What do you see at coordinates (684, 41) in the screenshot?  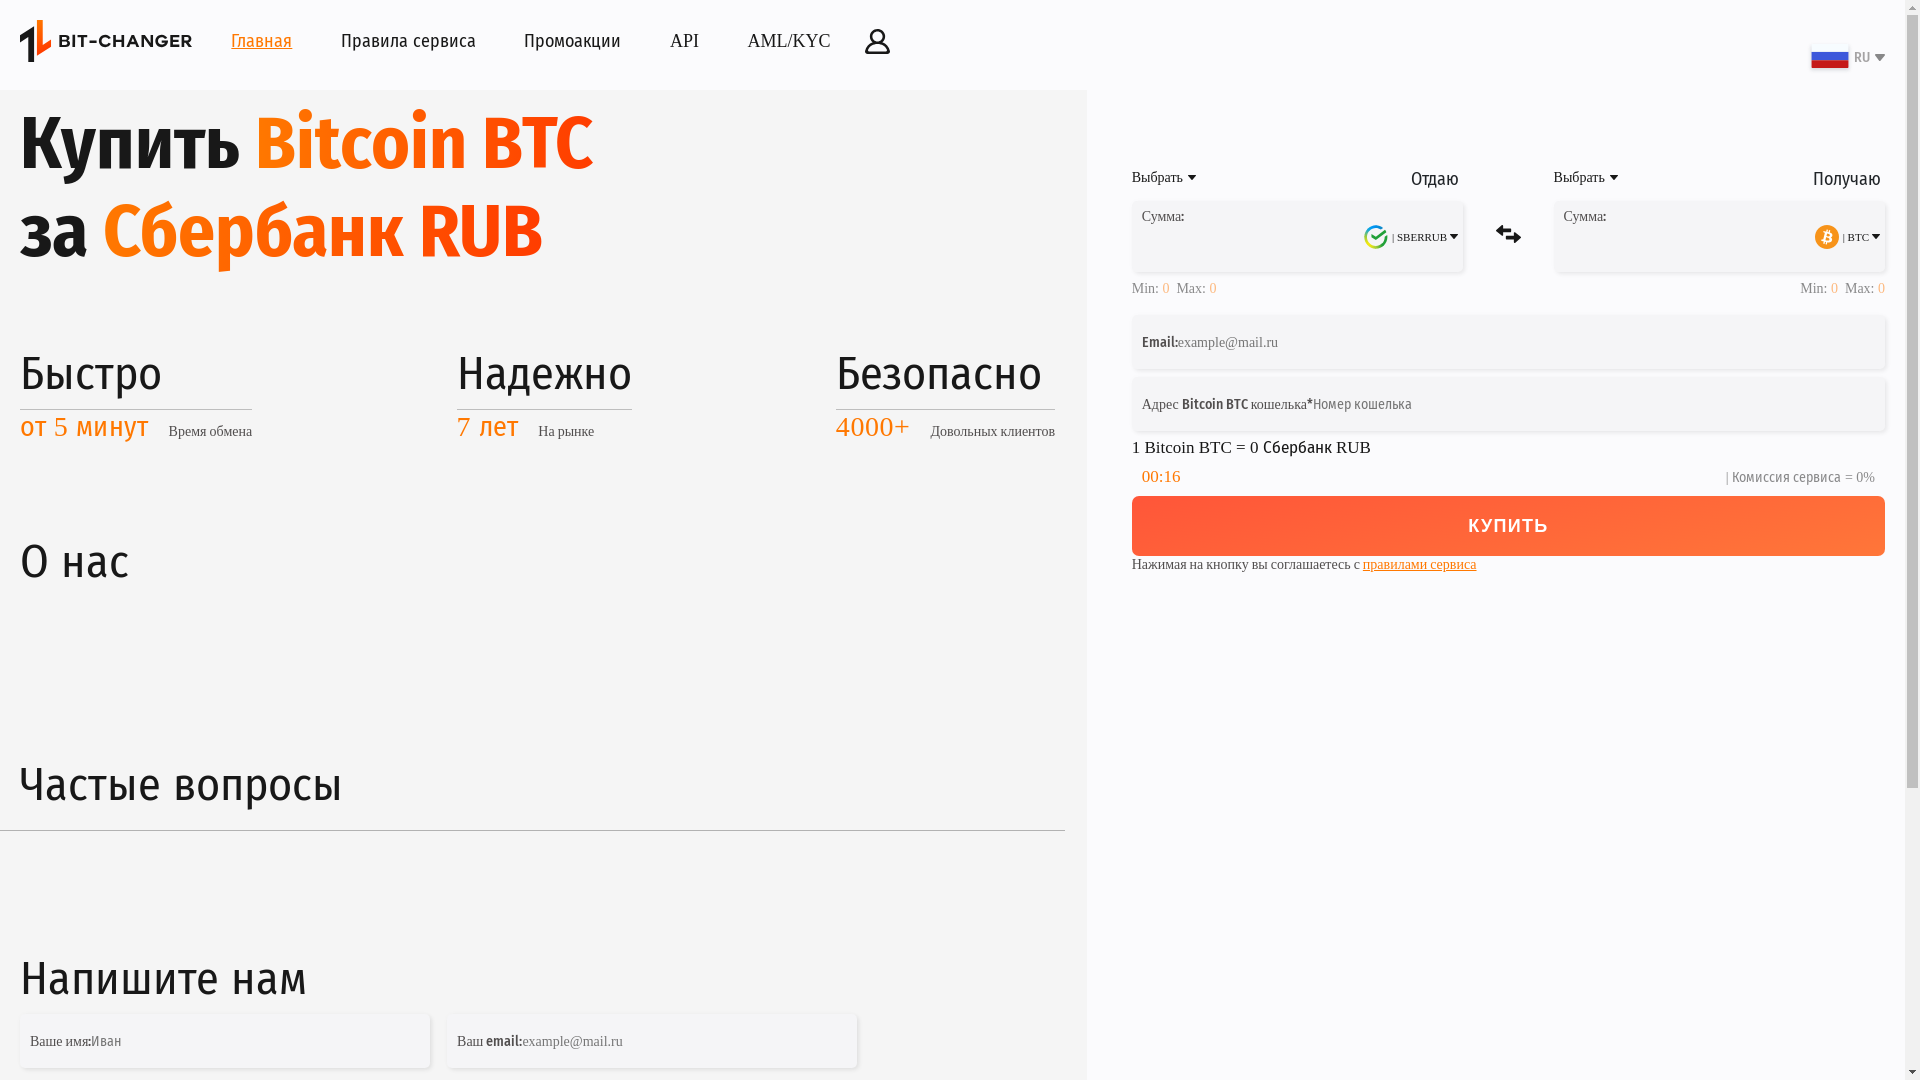 I see `'API'` at bounding box center [684, 41].